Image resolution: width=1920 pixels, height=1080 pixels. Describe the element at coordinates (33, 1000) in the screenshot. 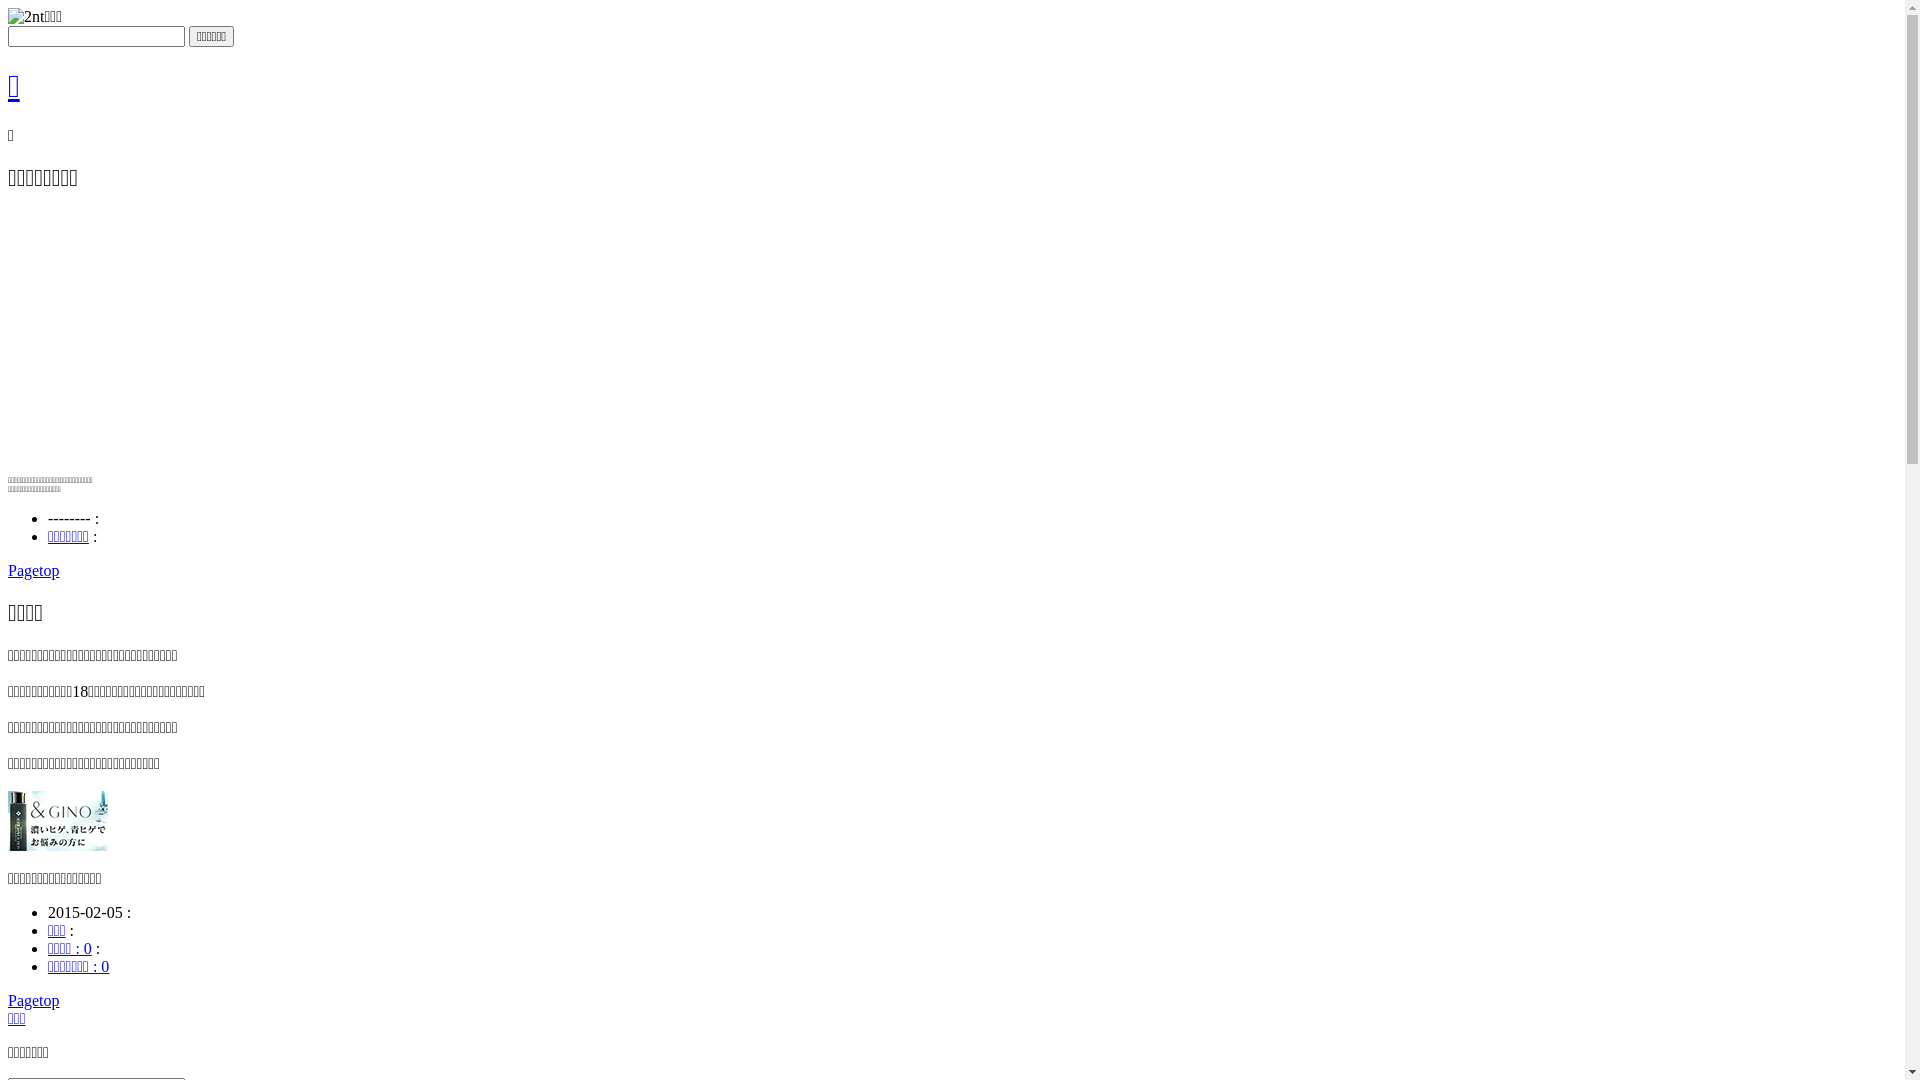

I see `'Pagetop'` at that location.